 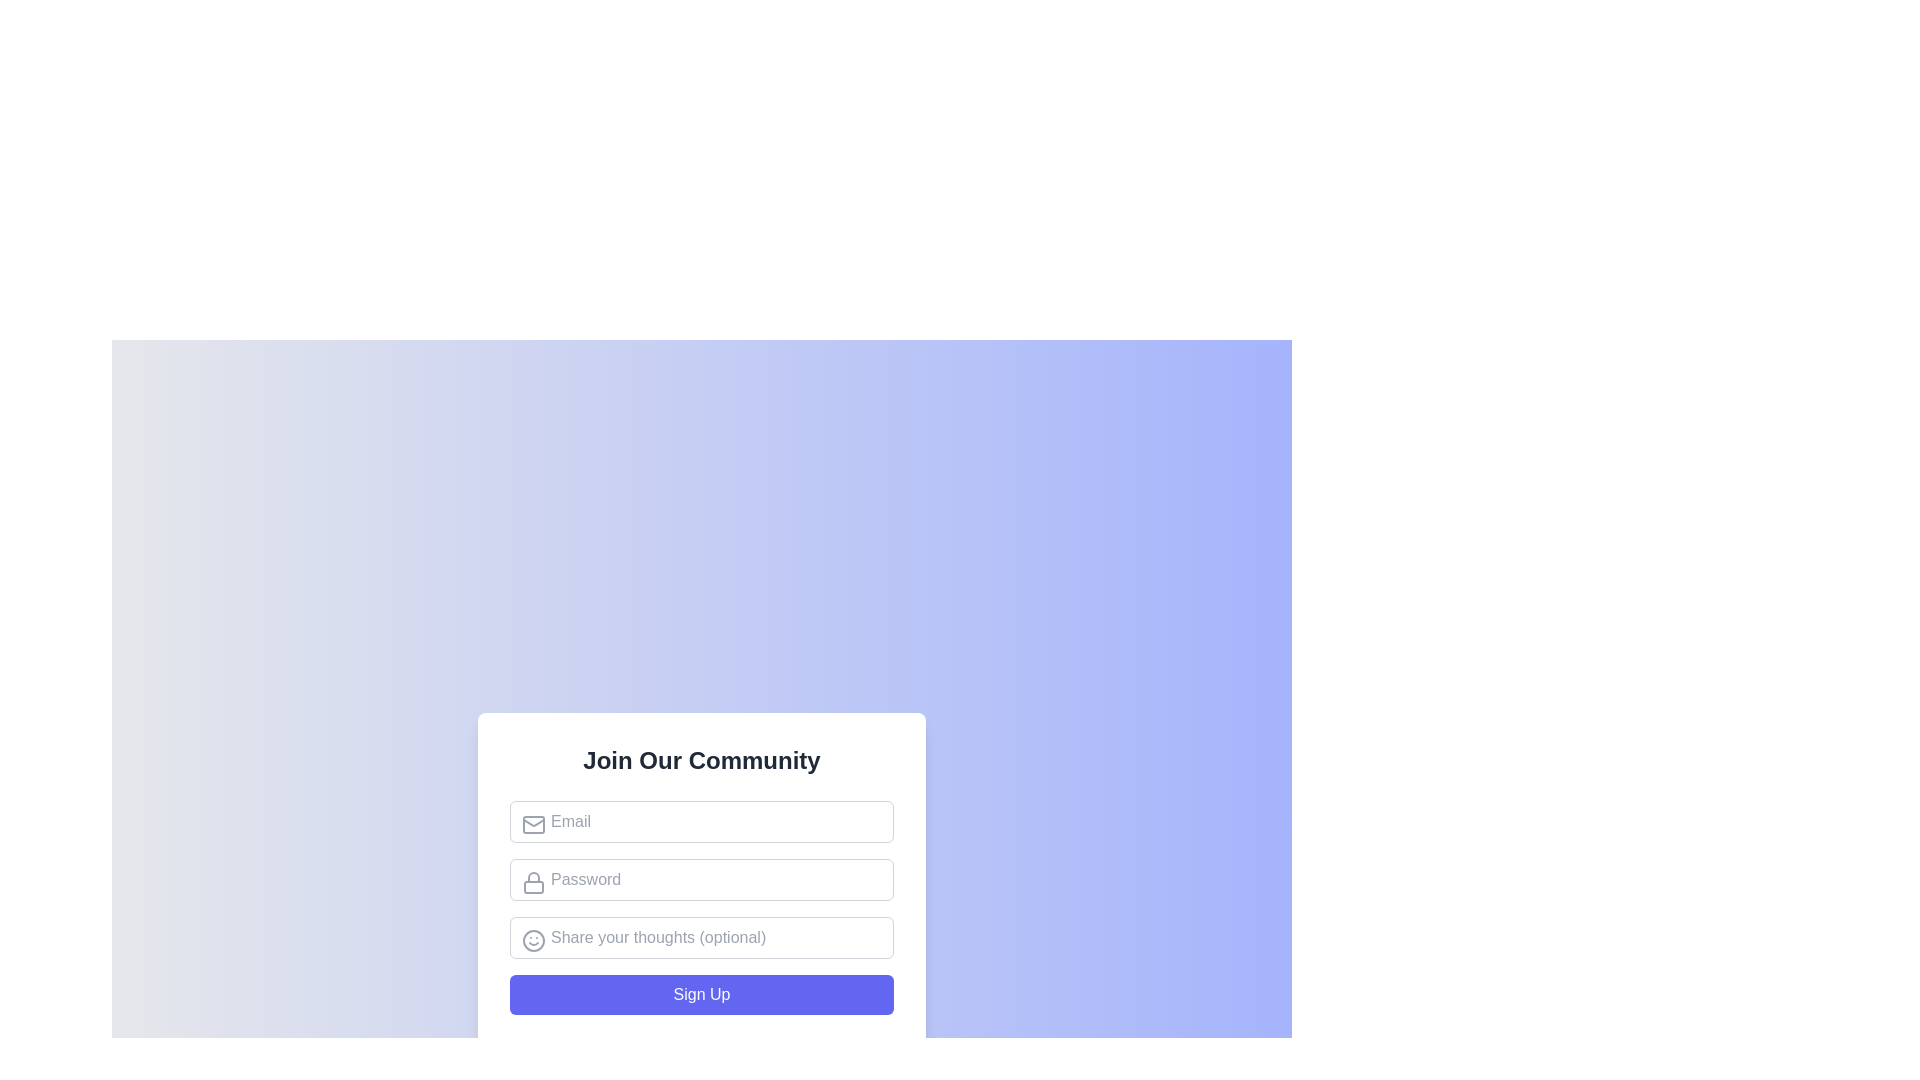 What do you see at coordinates (533, 941) in the screenshot?
I see `the decorative icon located to the left of the 'Share your thoughts (optional)' input field` at bounding box center [533, 941].